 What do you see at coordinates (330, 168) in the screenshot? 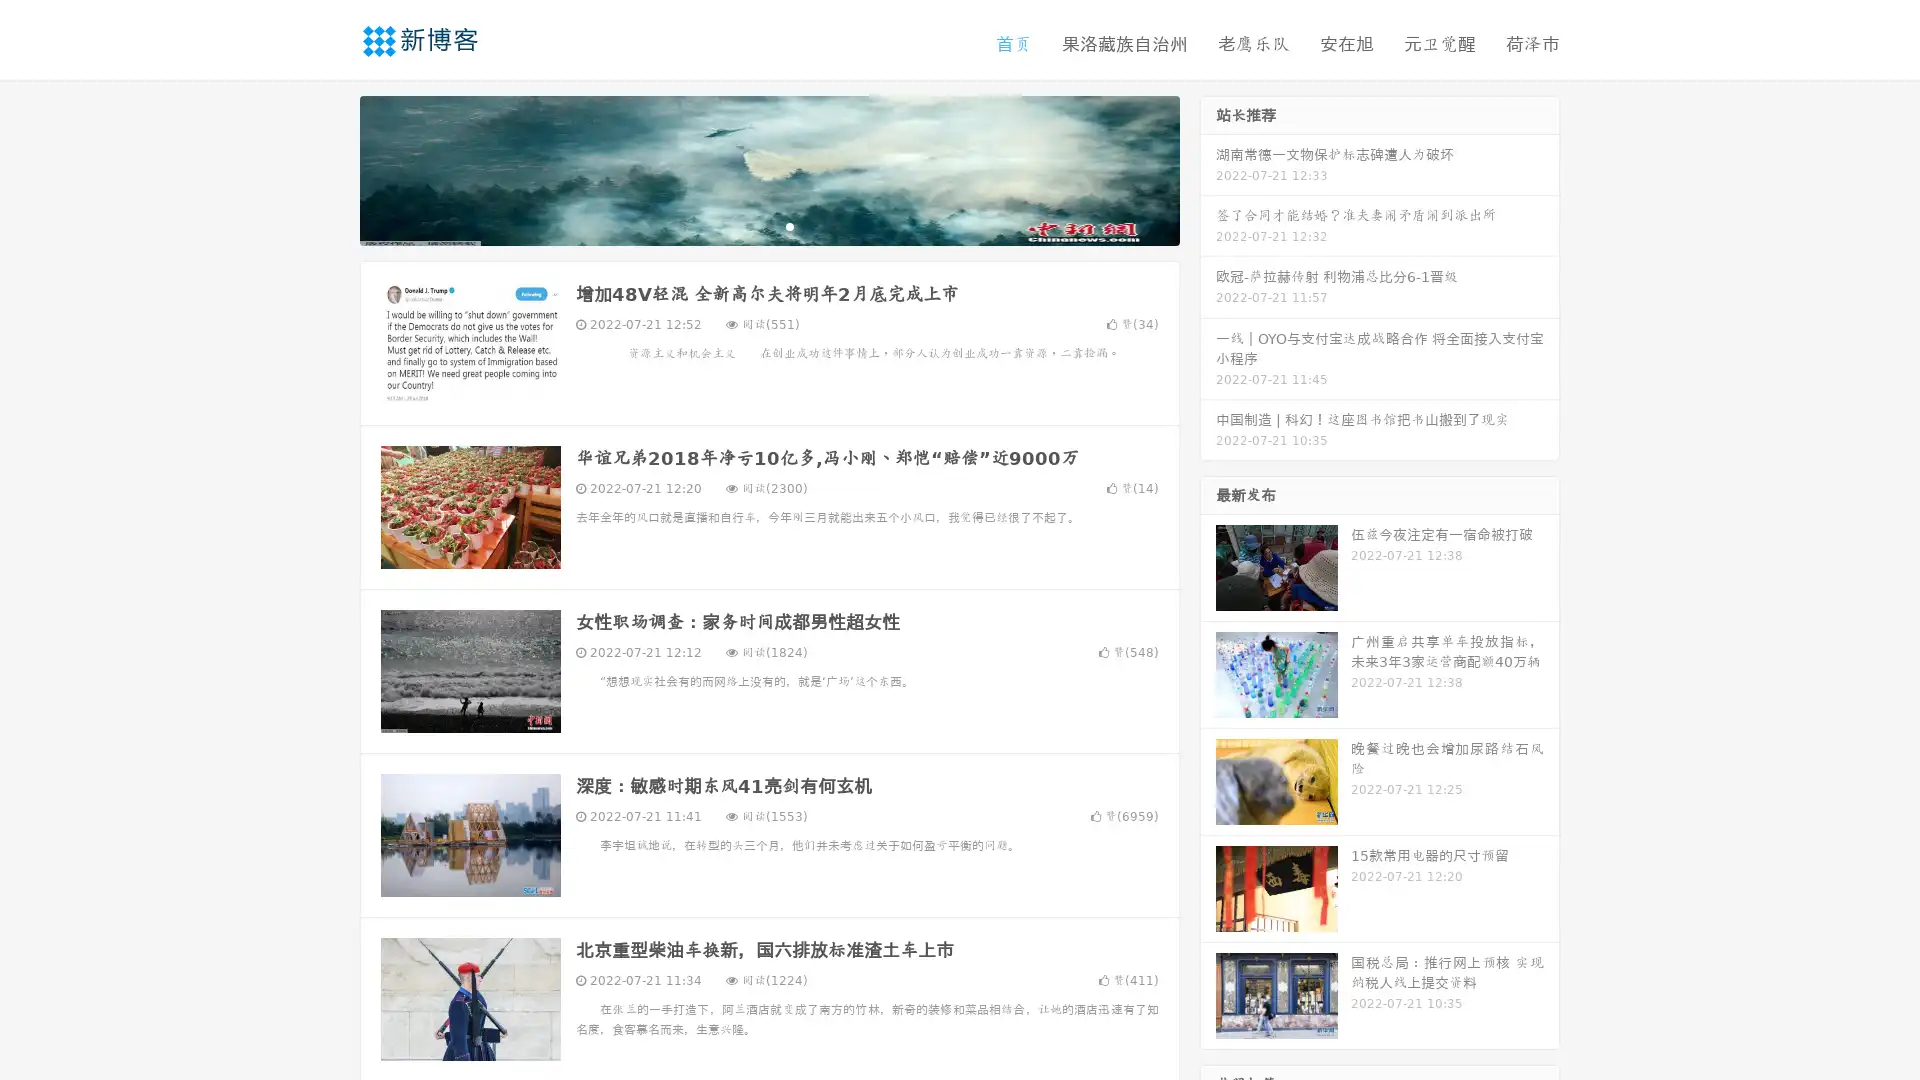
I see `Previous slide` at bounding box center [330, 168].